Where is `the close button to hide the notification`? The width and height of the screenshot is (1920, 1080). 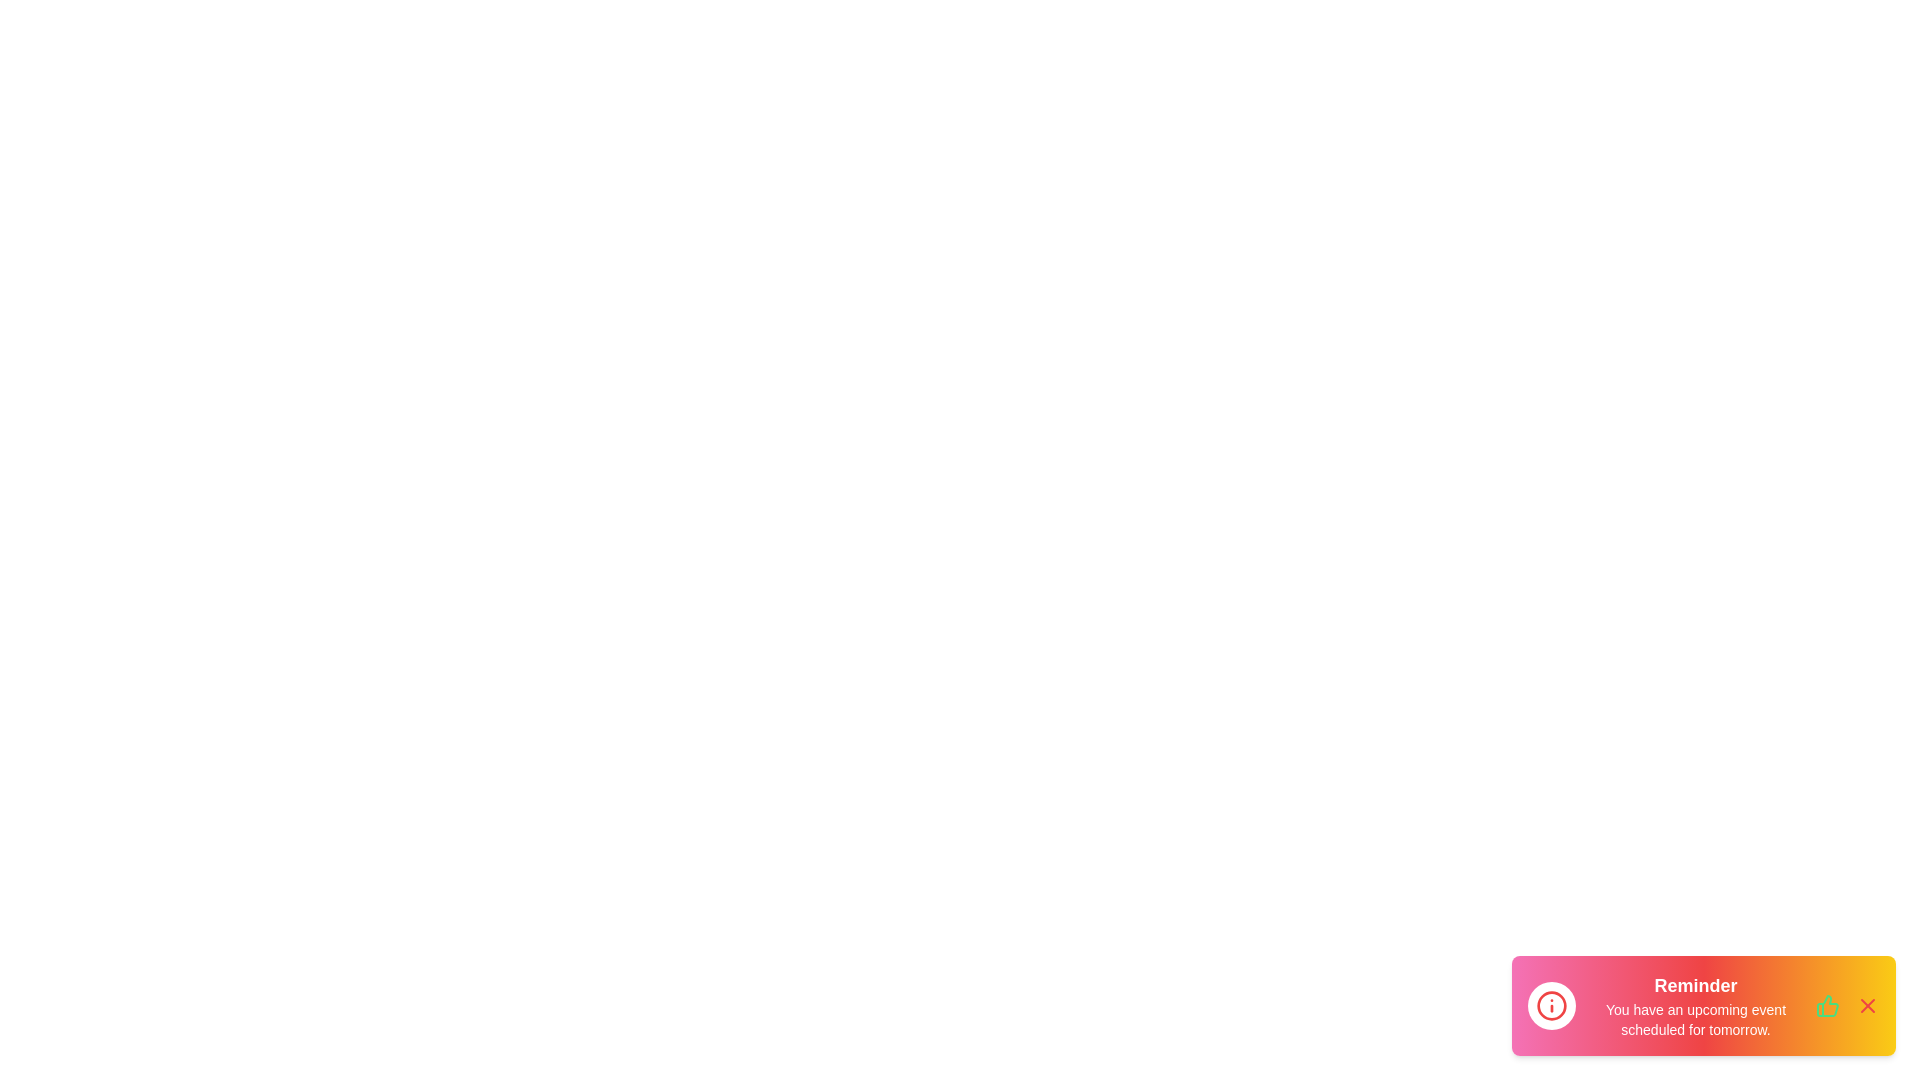
the close button to hide the notification is located at coordinates (1866, 1006).